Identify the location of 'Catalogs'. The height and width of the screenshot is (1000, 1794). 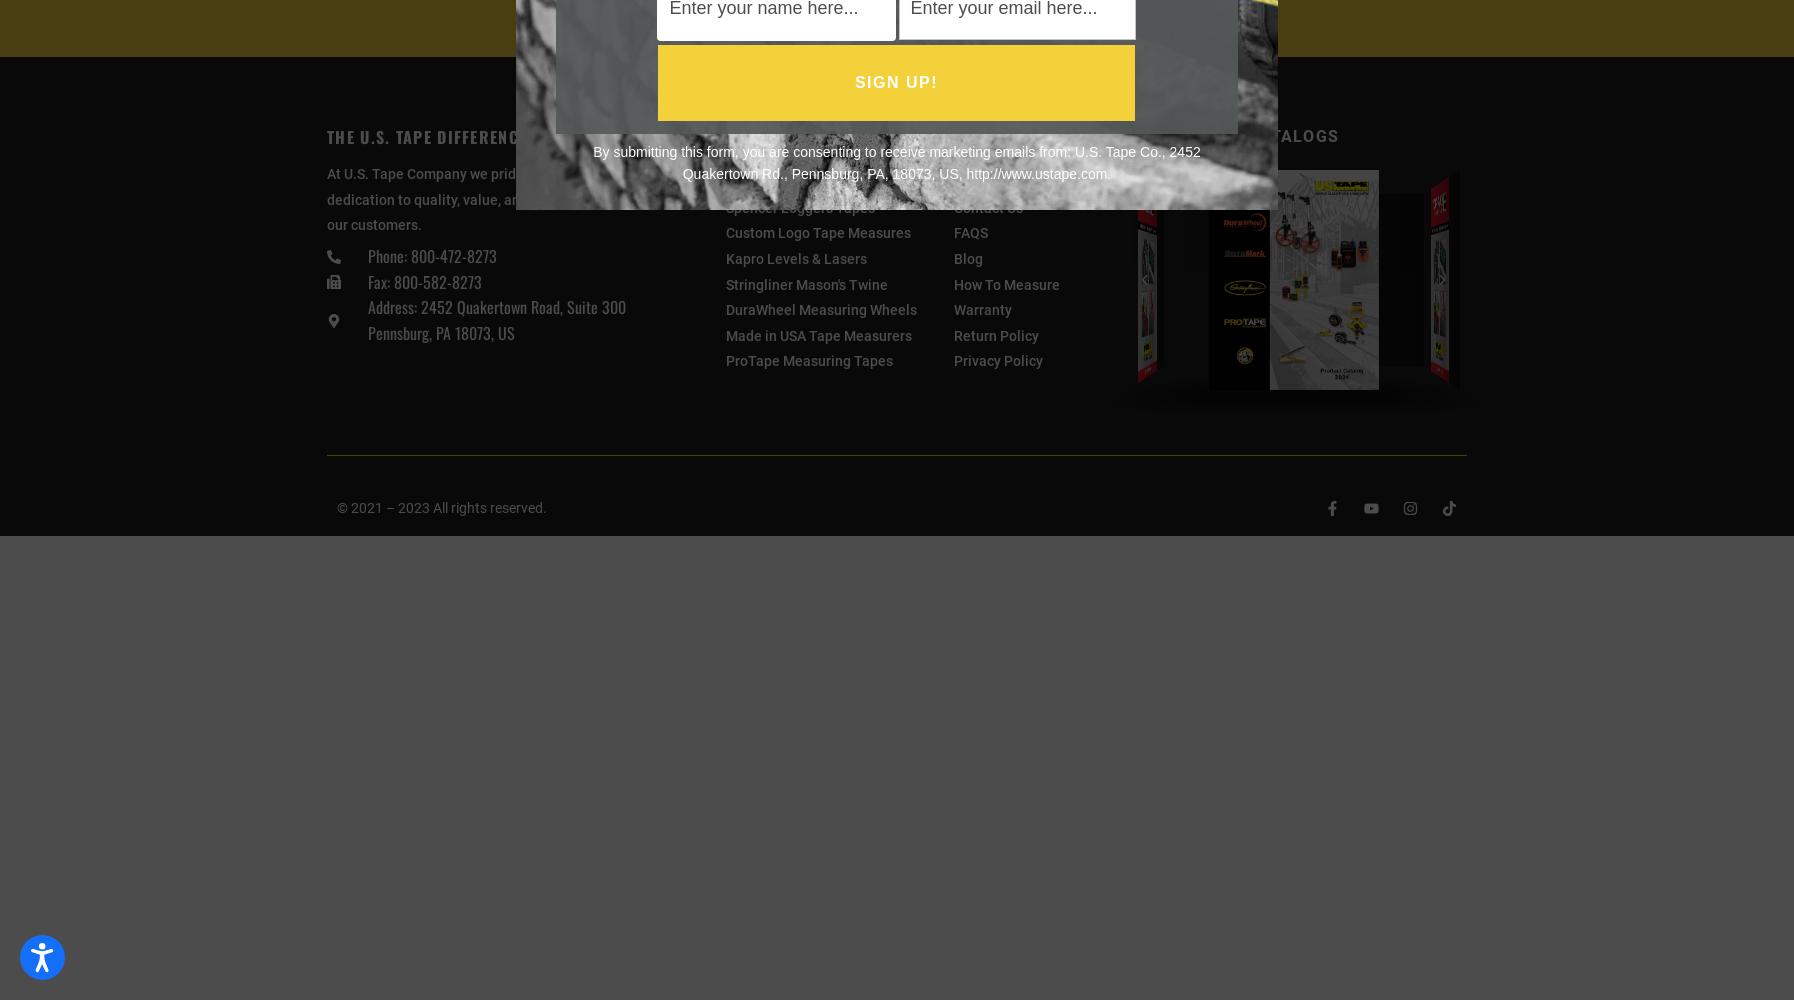
(1291, 136).